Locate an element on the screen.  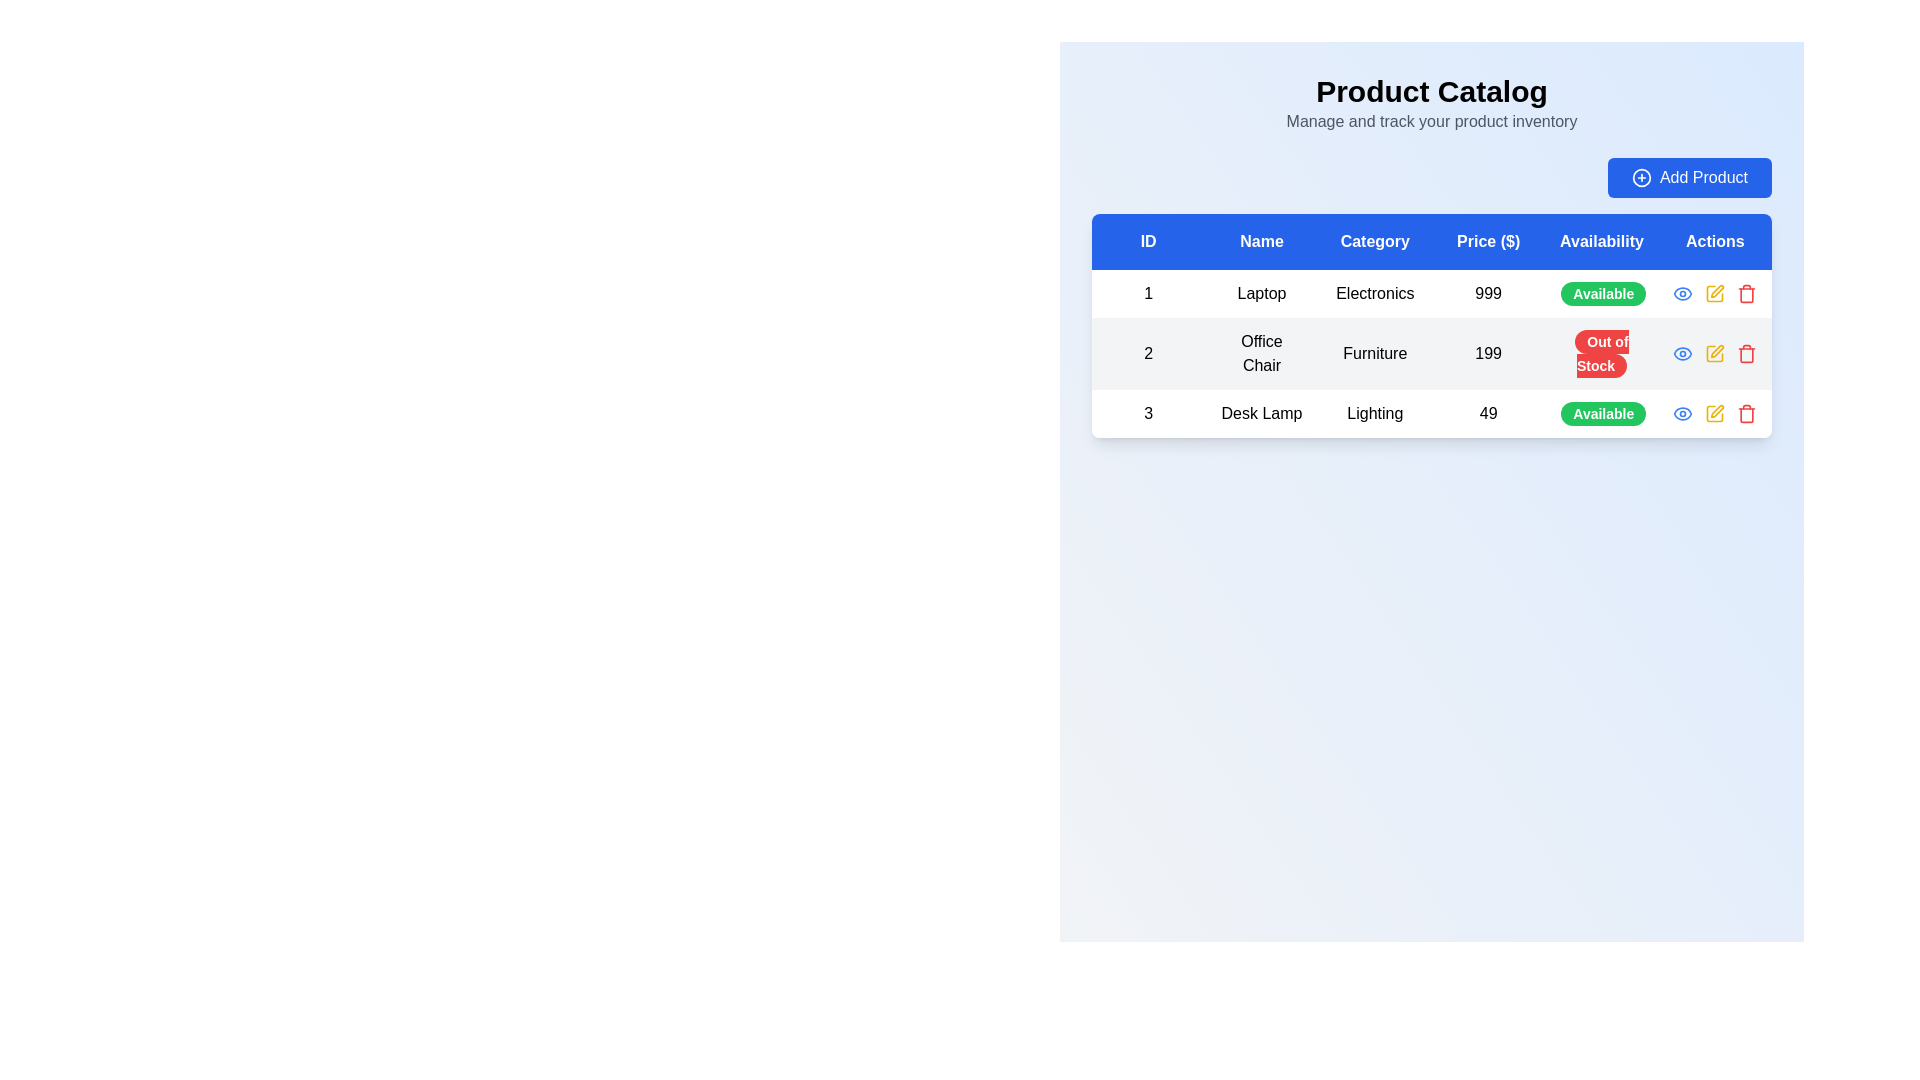
the product name in the second row of the product catalog table, located under the 'Name' column is located at coordinates (1261, 353).